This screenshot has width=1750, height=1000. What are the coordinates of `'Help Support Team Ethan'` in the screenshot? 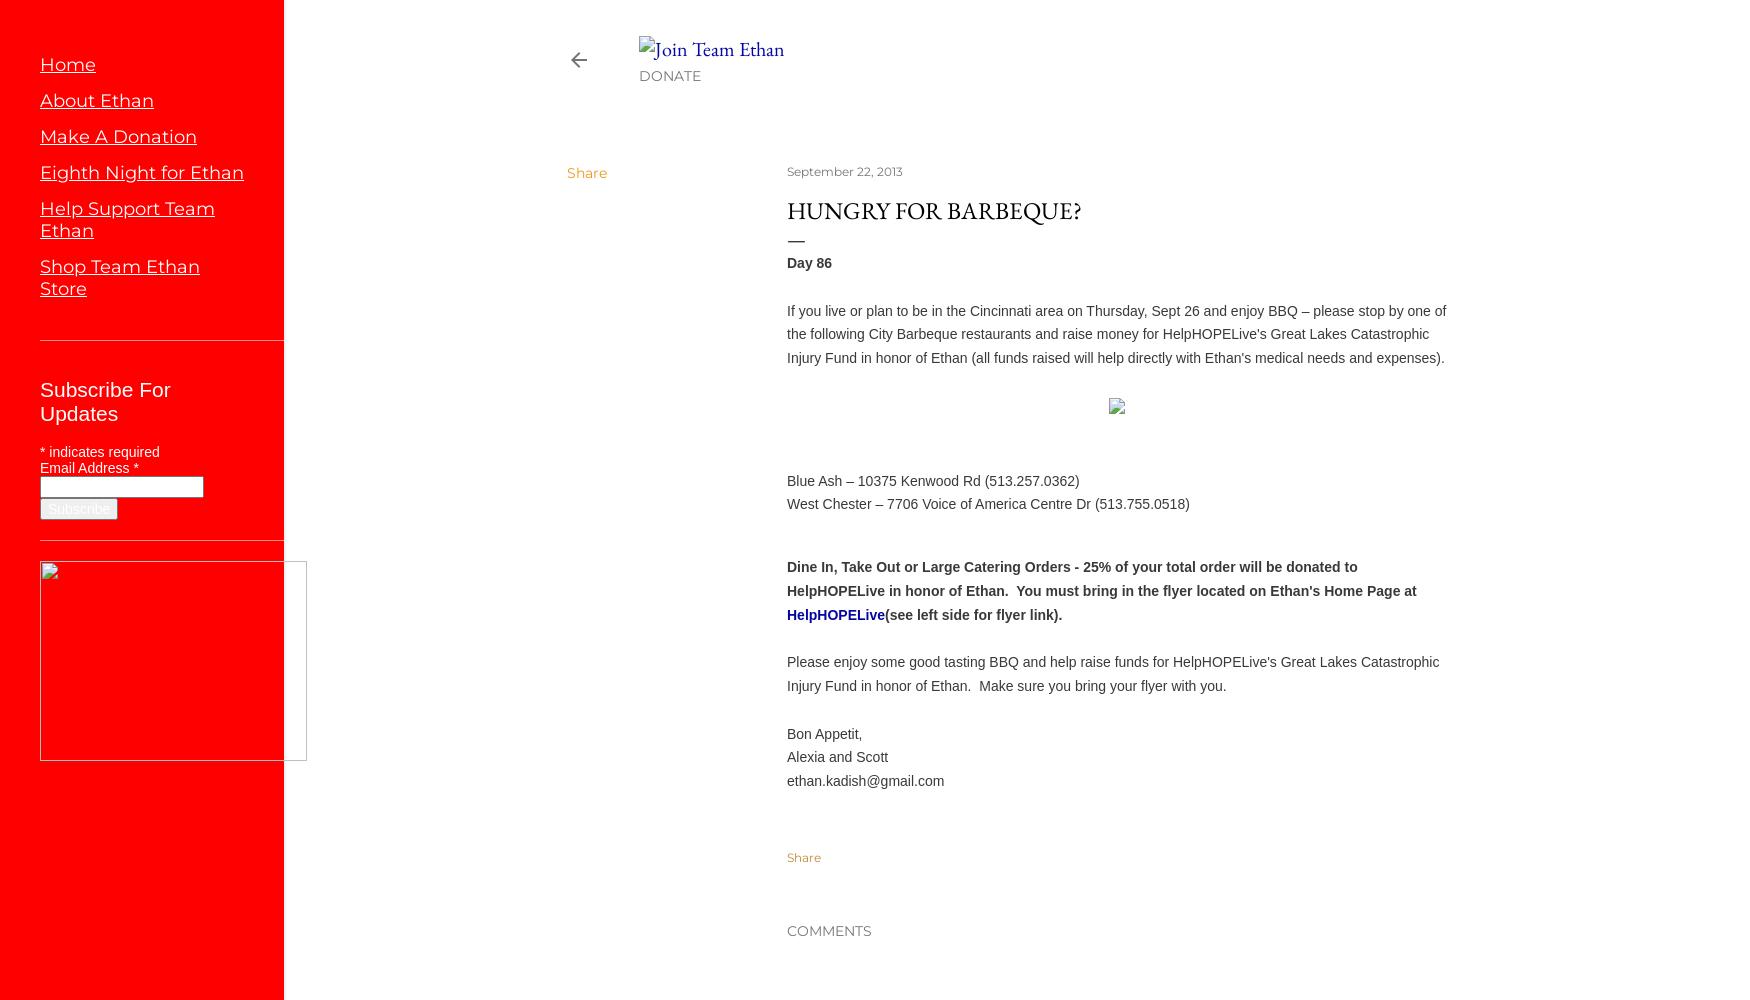 It's located at (126, 219).